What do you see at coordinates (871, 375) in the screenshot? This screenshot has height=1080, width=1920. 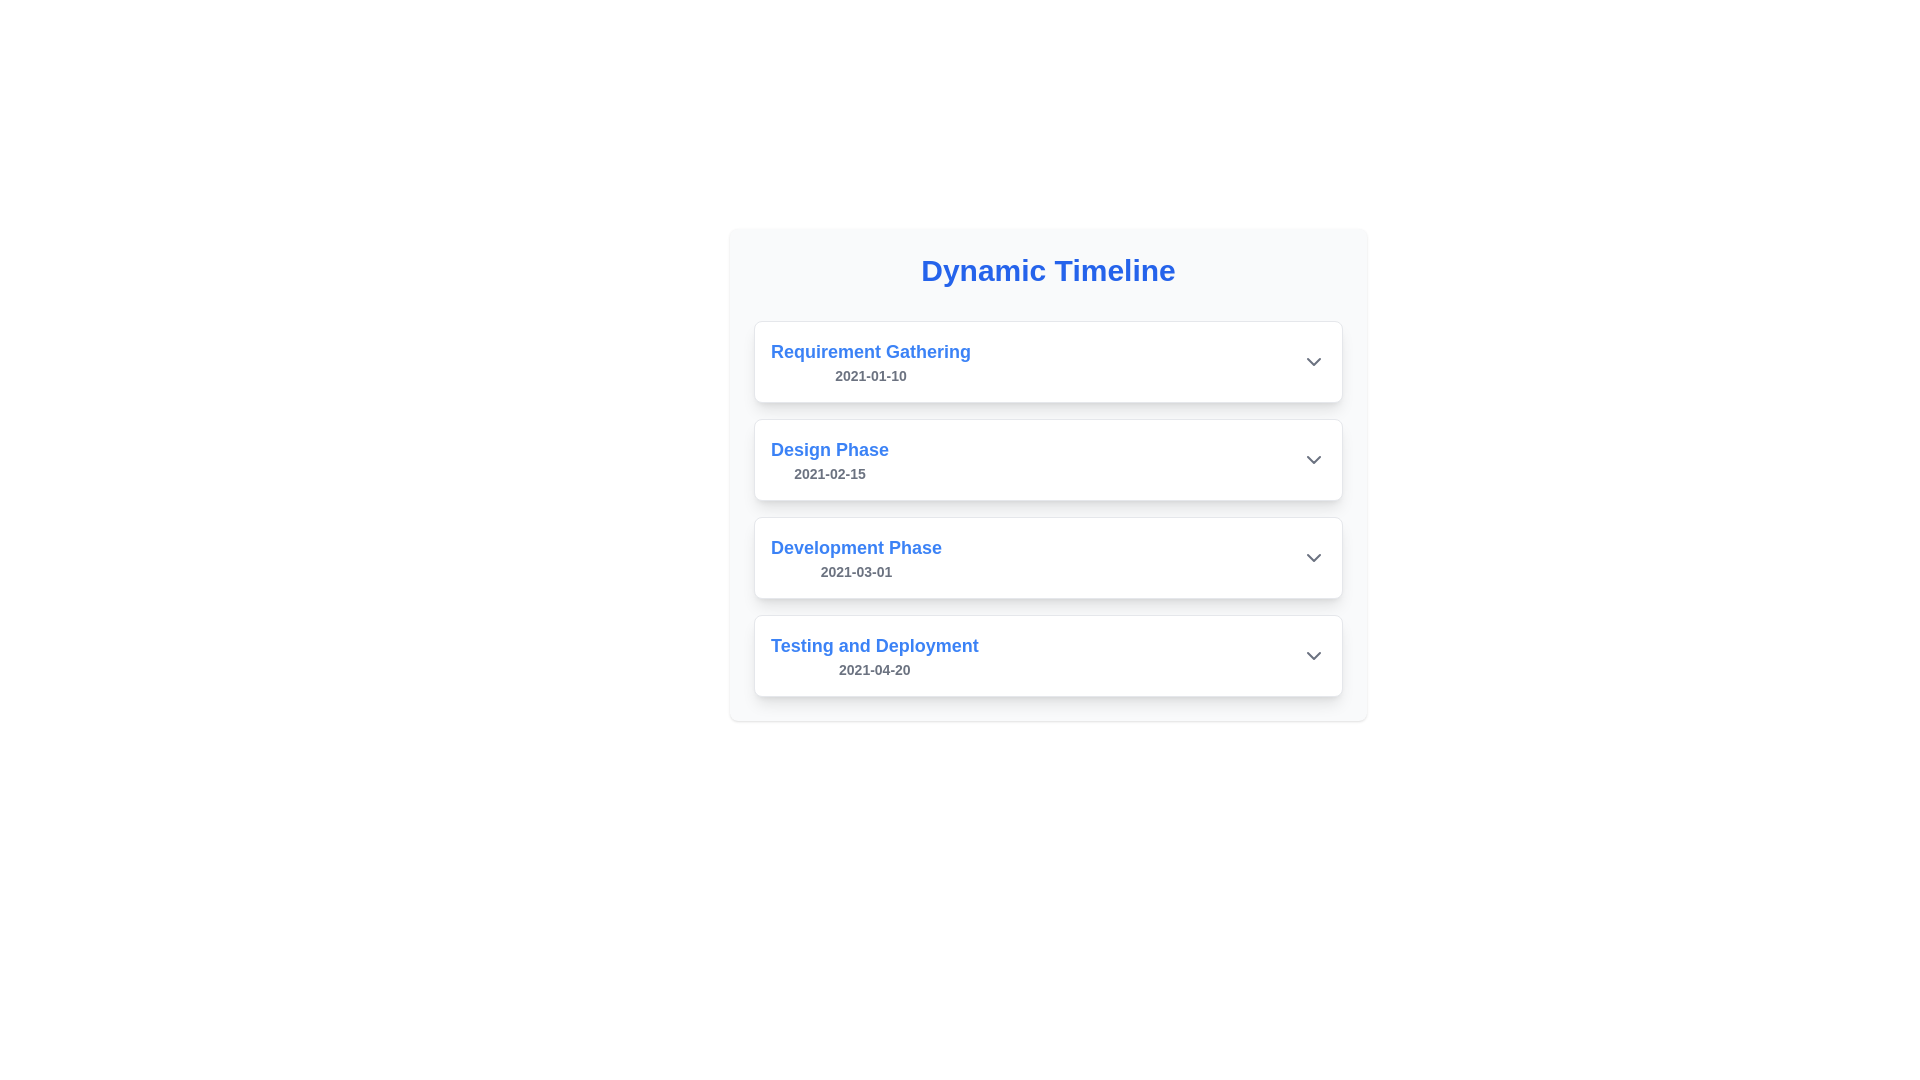 I see `the text label displaying the date '2021-01-10', which is styled in gray and located beneath the bold title 'Requirement Gathering'` at bounding box center [871, 375].